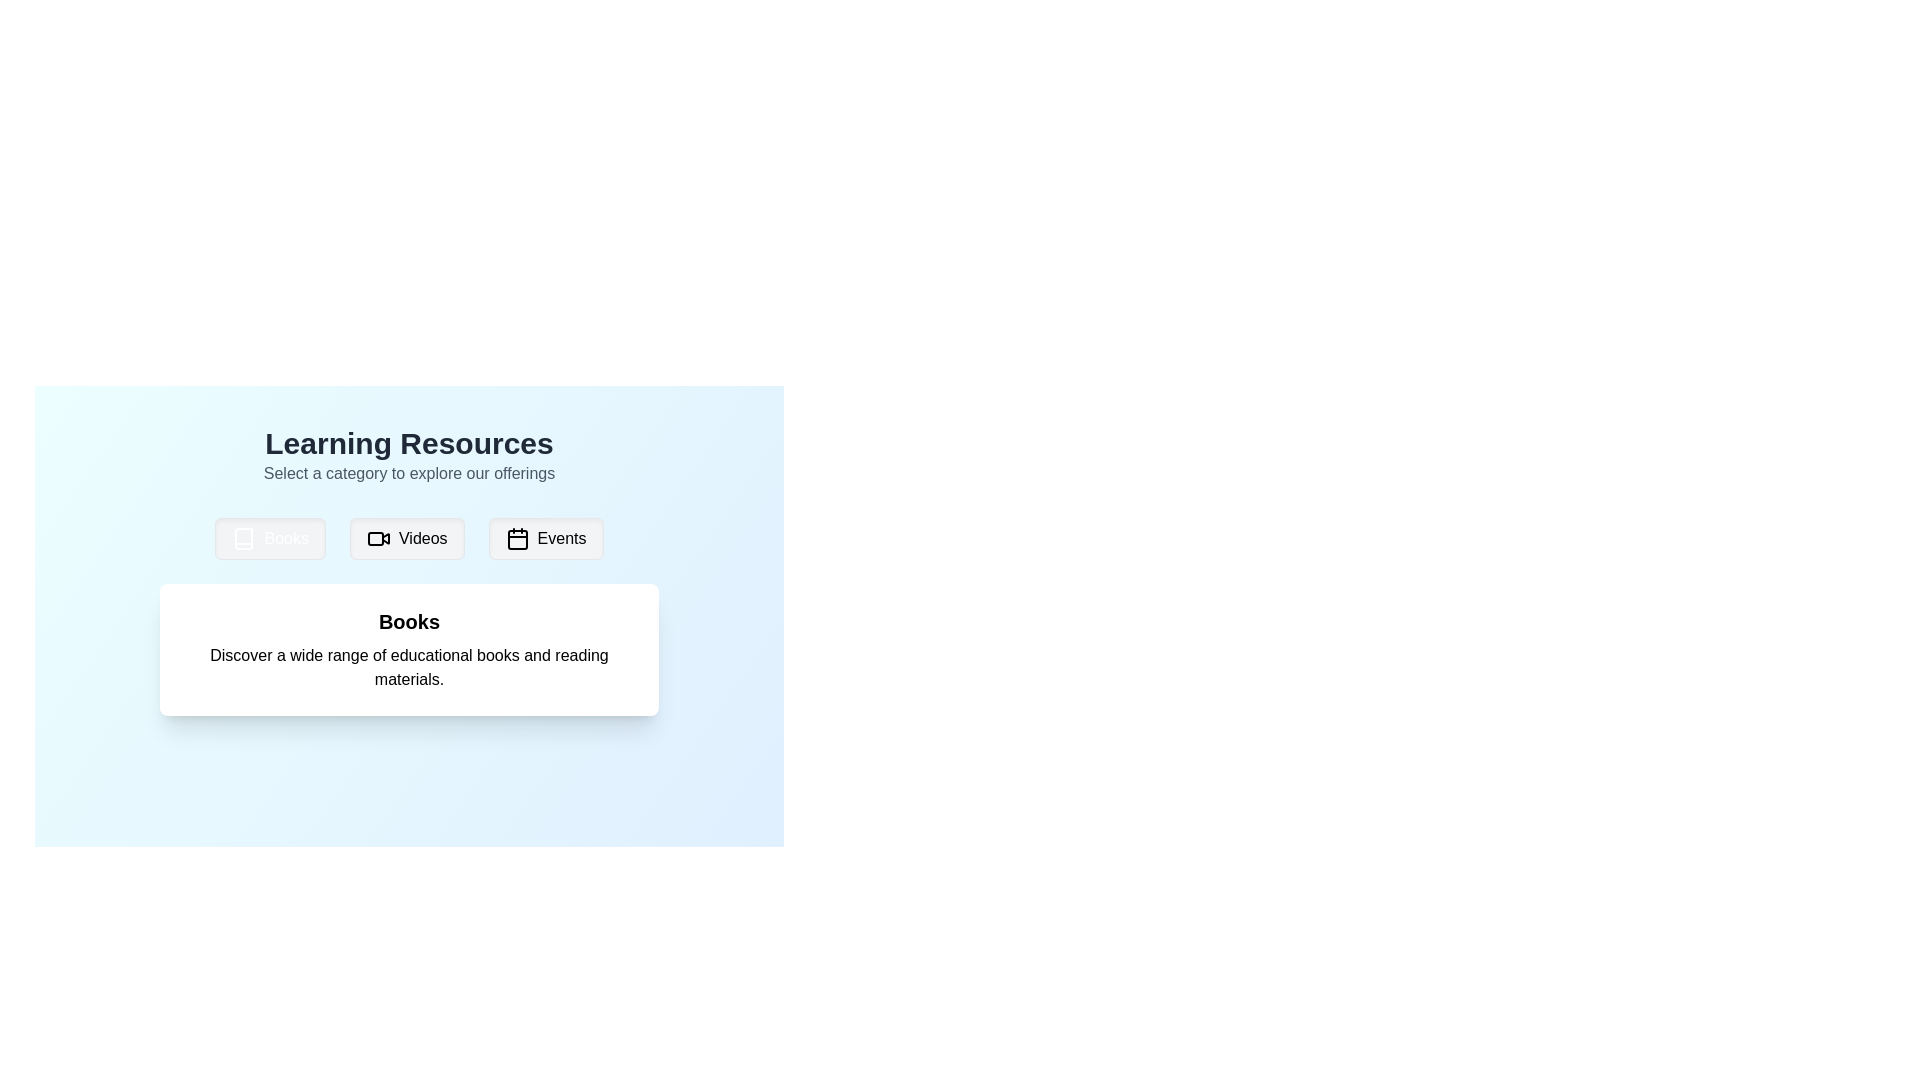 This screenshot has height=1080, width=1920. What do you see at coordinates (379, 538) in the screenshot?
I see `the 'Videos' icon located in the center of the button labeled 'Videos', which is the middle button in the horizontal arrangement below 'Learning Resources'` at bounding box center [379, 538].